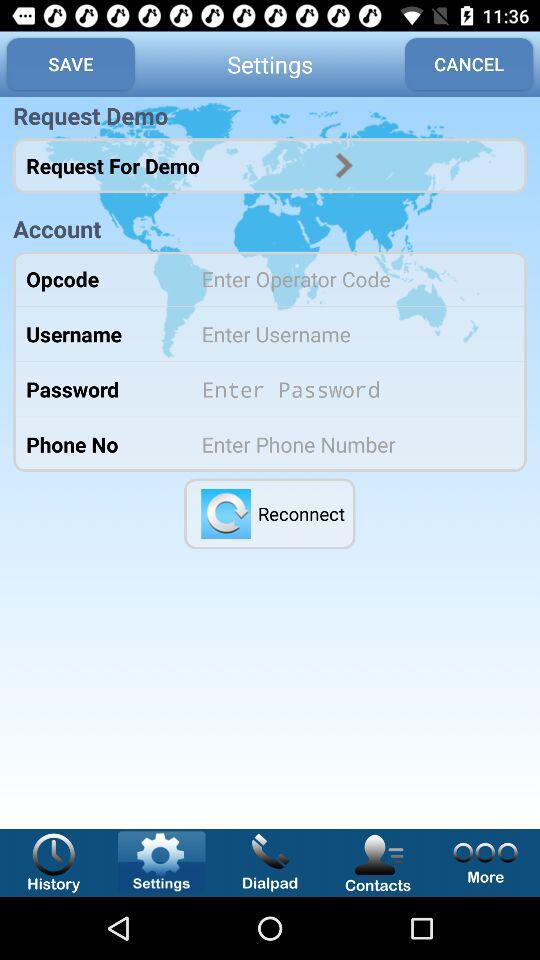  Describe the element at coordinates (350, 444) in the screenshot. I see `phone number area` at that location.